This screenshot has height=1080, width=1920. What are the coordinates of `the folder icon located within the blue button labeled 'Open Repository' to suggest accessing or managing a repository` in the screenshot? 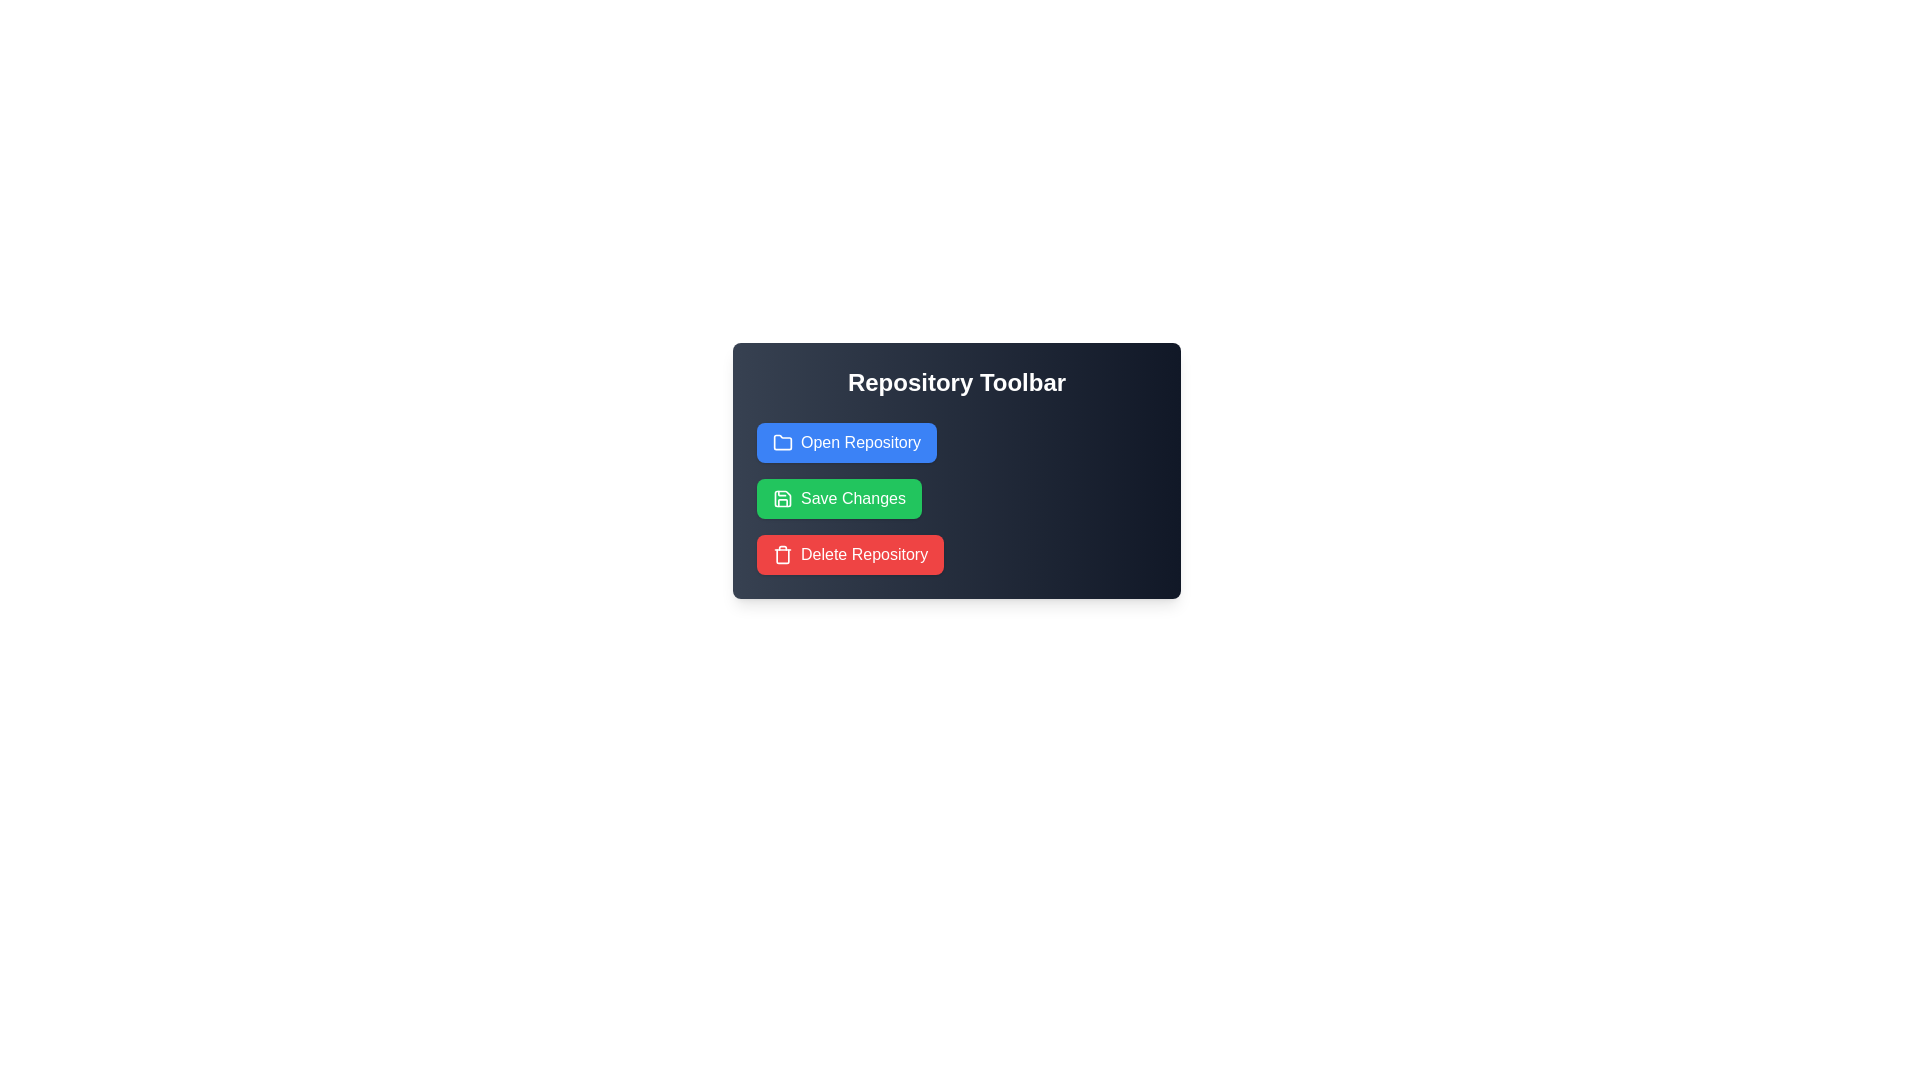 It's located at (781, 441).